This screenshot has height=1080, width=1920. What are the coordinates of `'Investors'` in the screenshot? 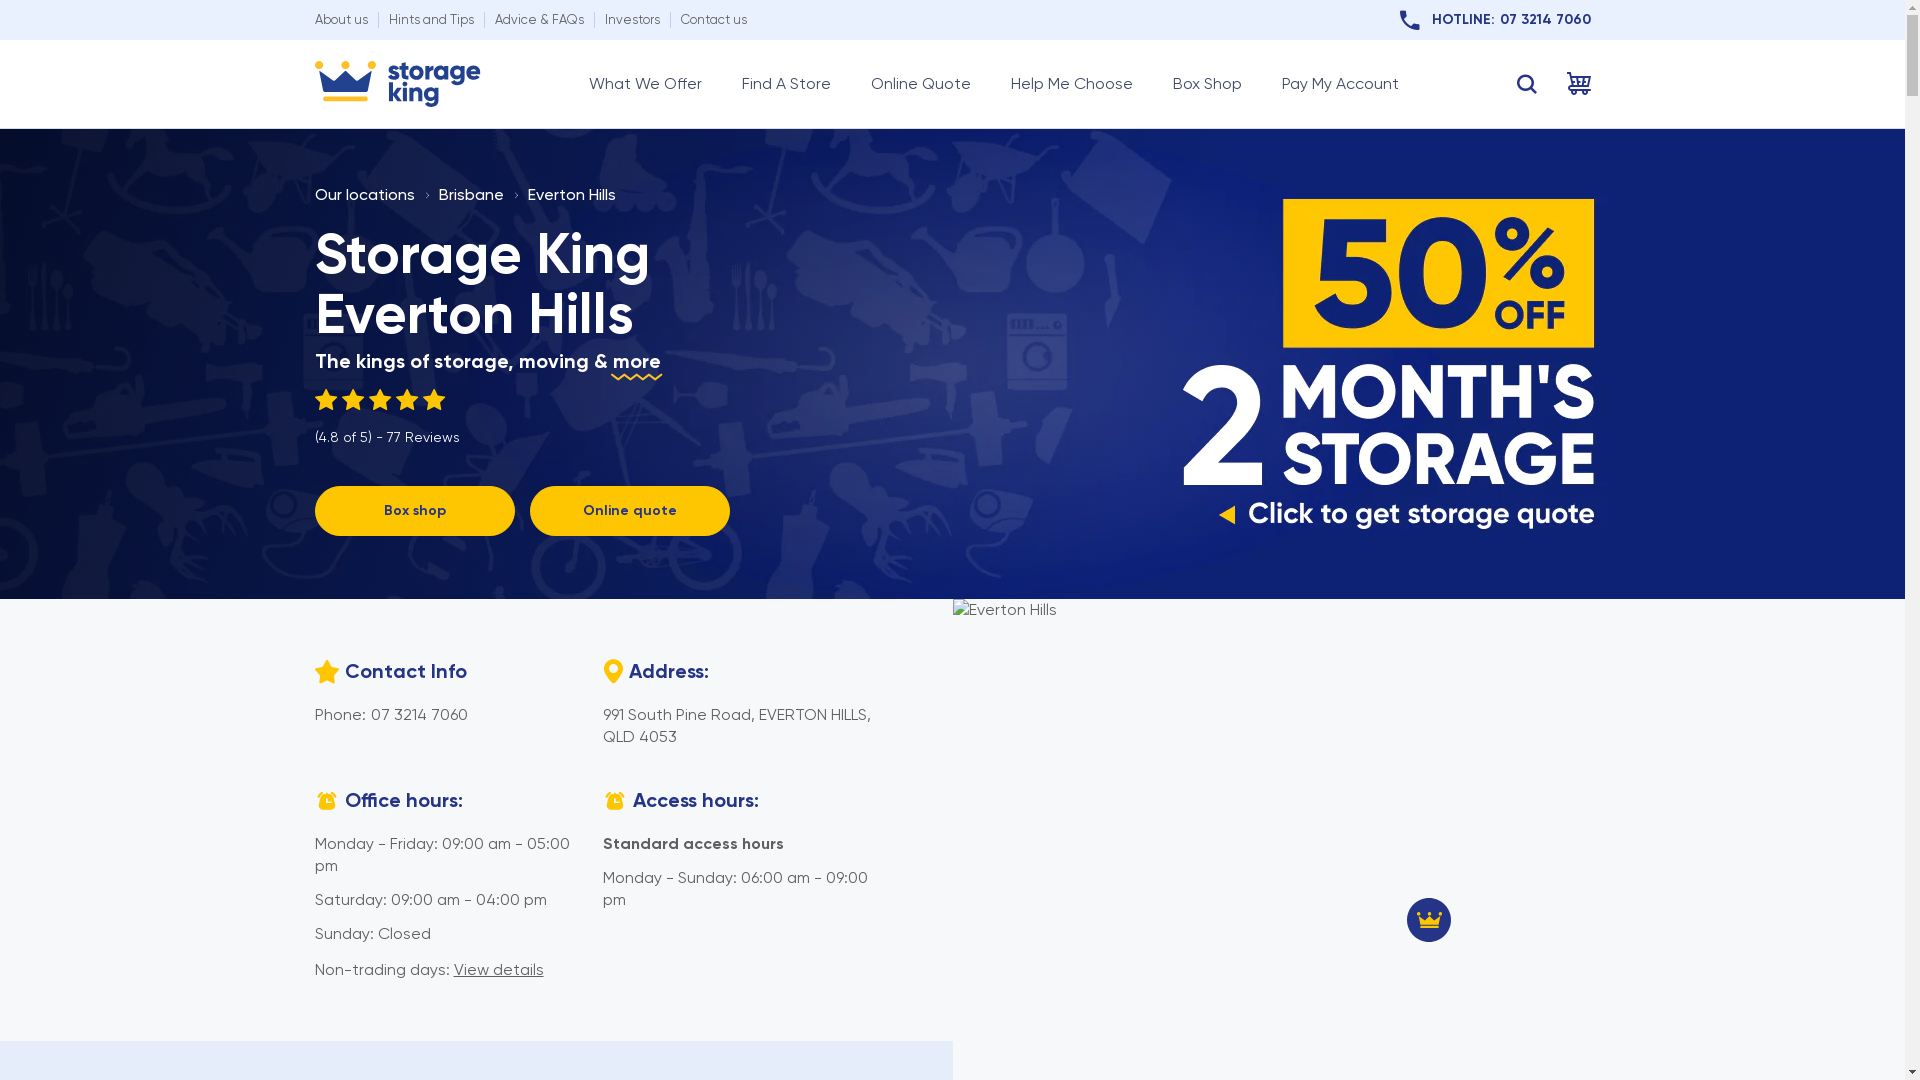 It's located at (630, 19).